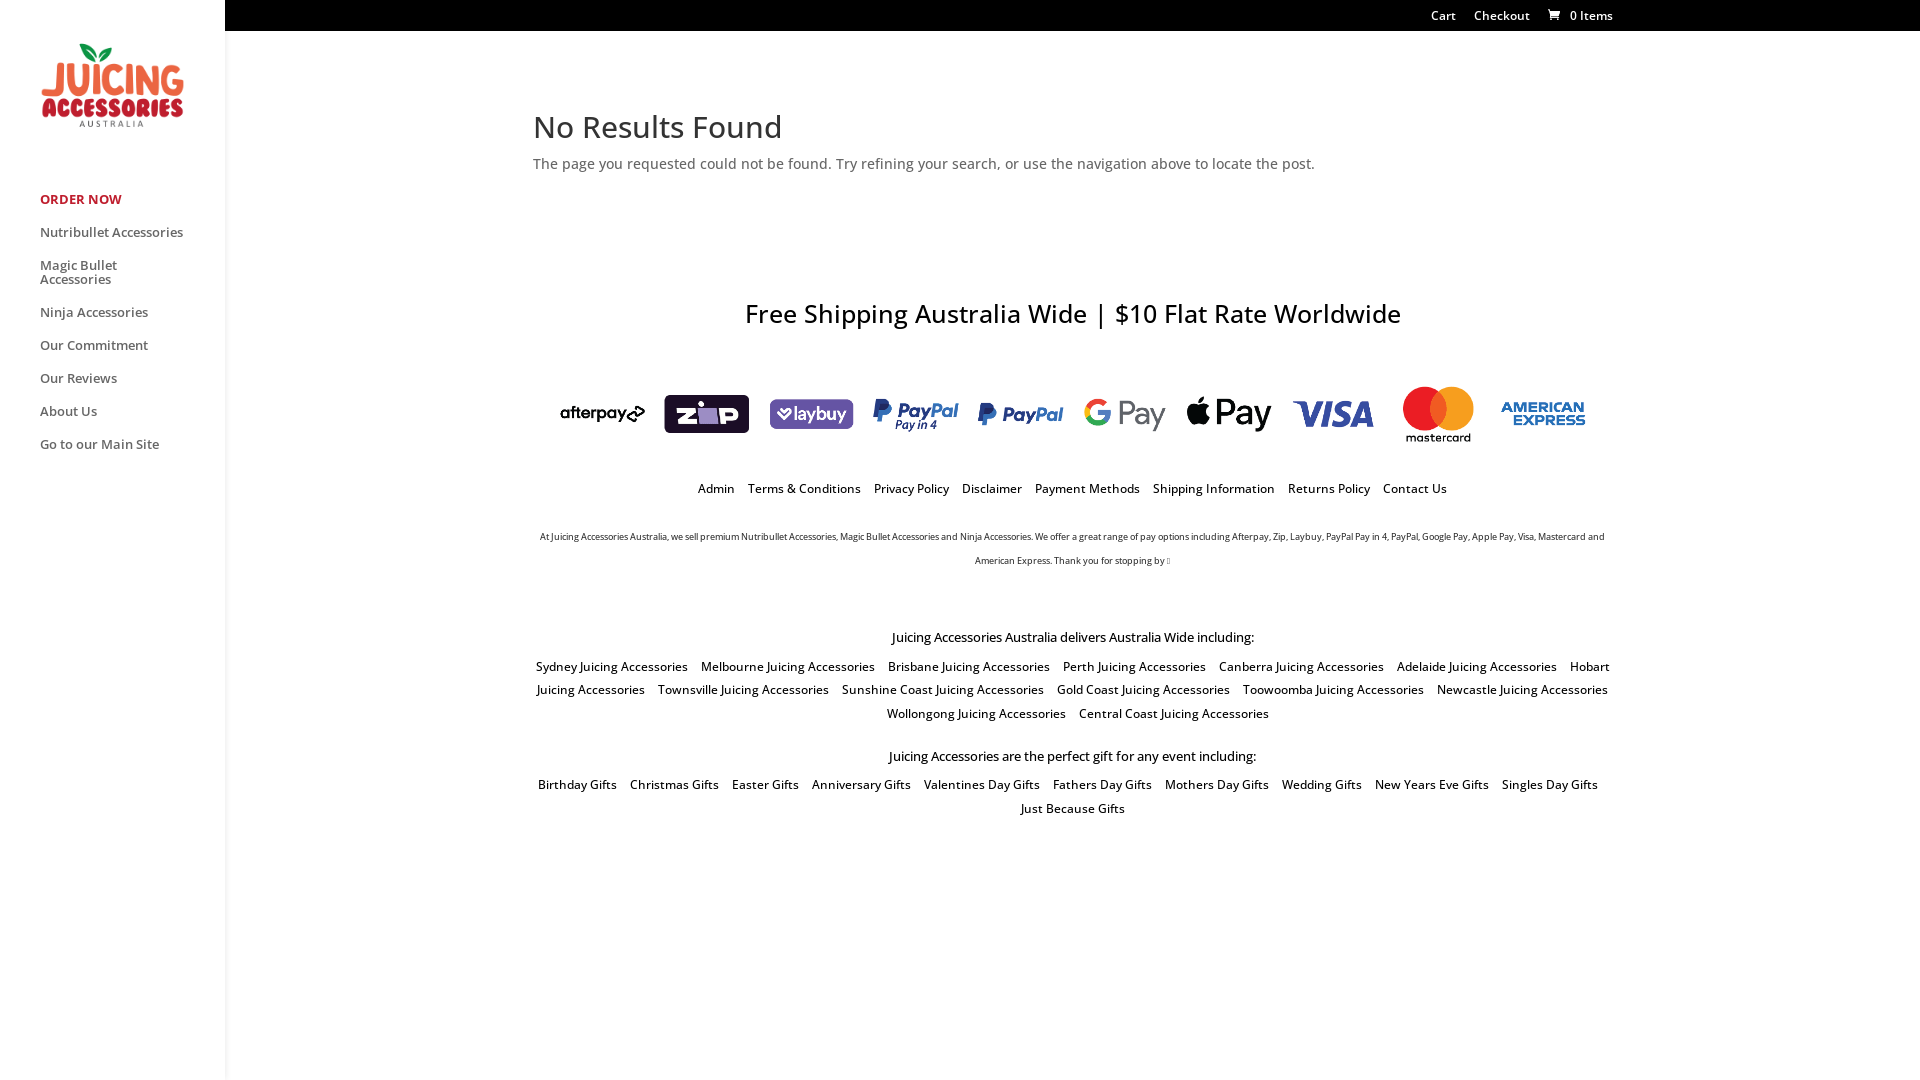 The width and height of the screenshot is (1920, 1080). Describe the element at coordinates (1429, 783) in the screenshot. I see `'New Years Eve Gifts'` at that location.